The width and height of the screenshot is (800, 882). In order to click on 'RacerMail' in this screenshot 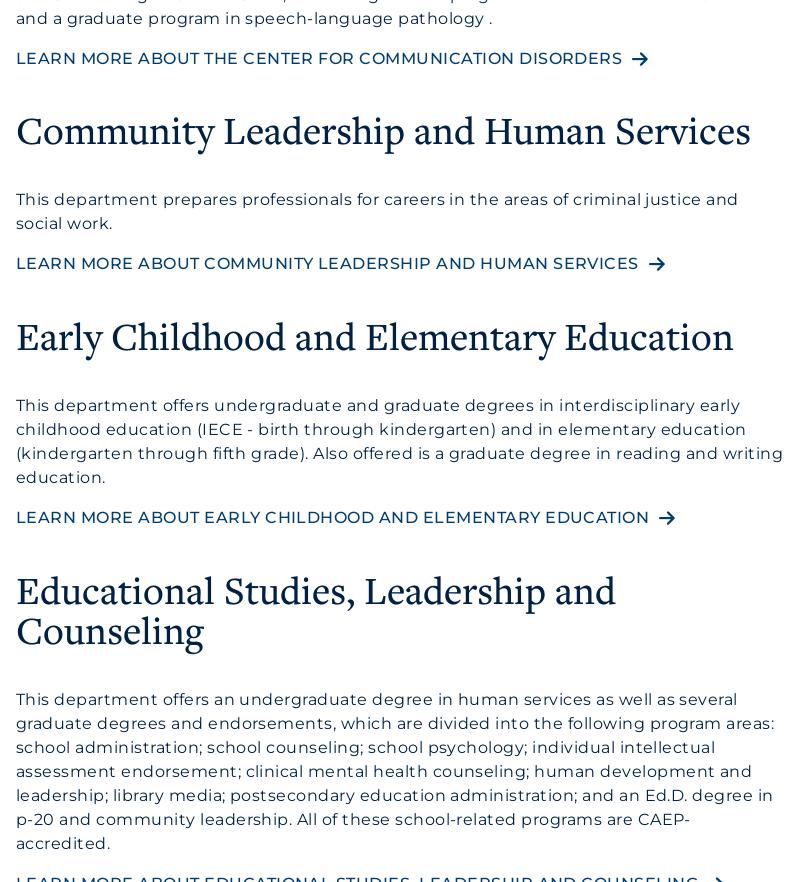, I will do `click(139, 68)`.